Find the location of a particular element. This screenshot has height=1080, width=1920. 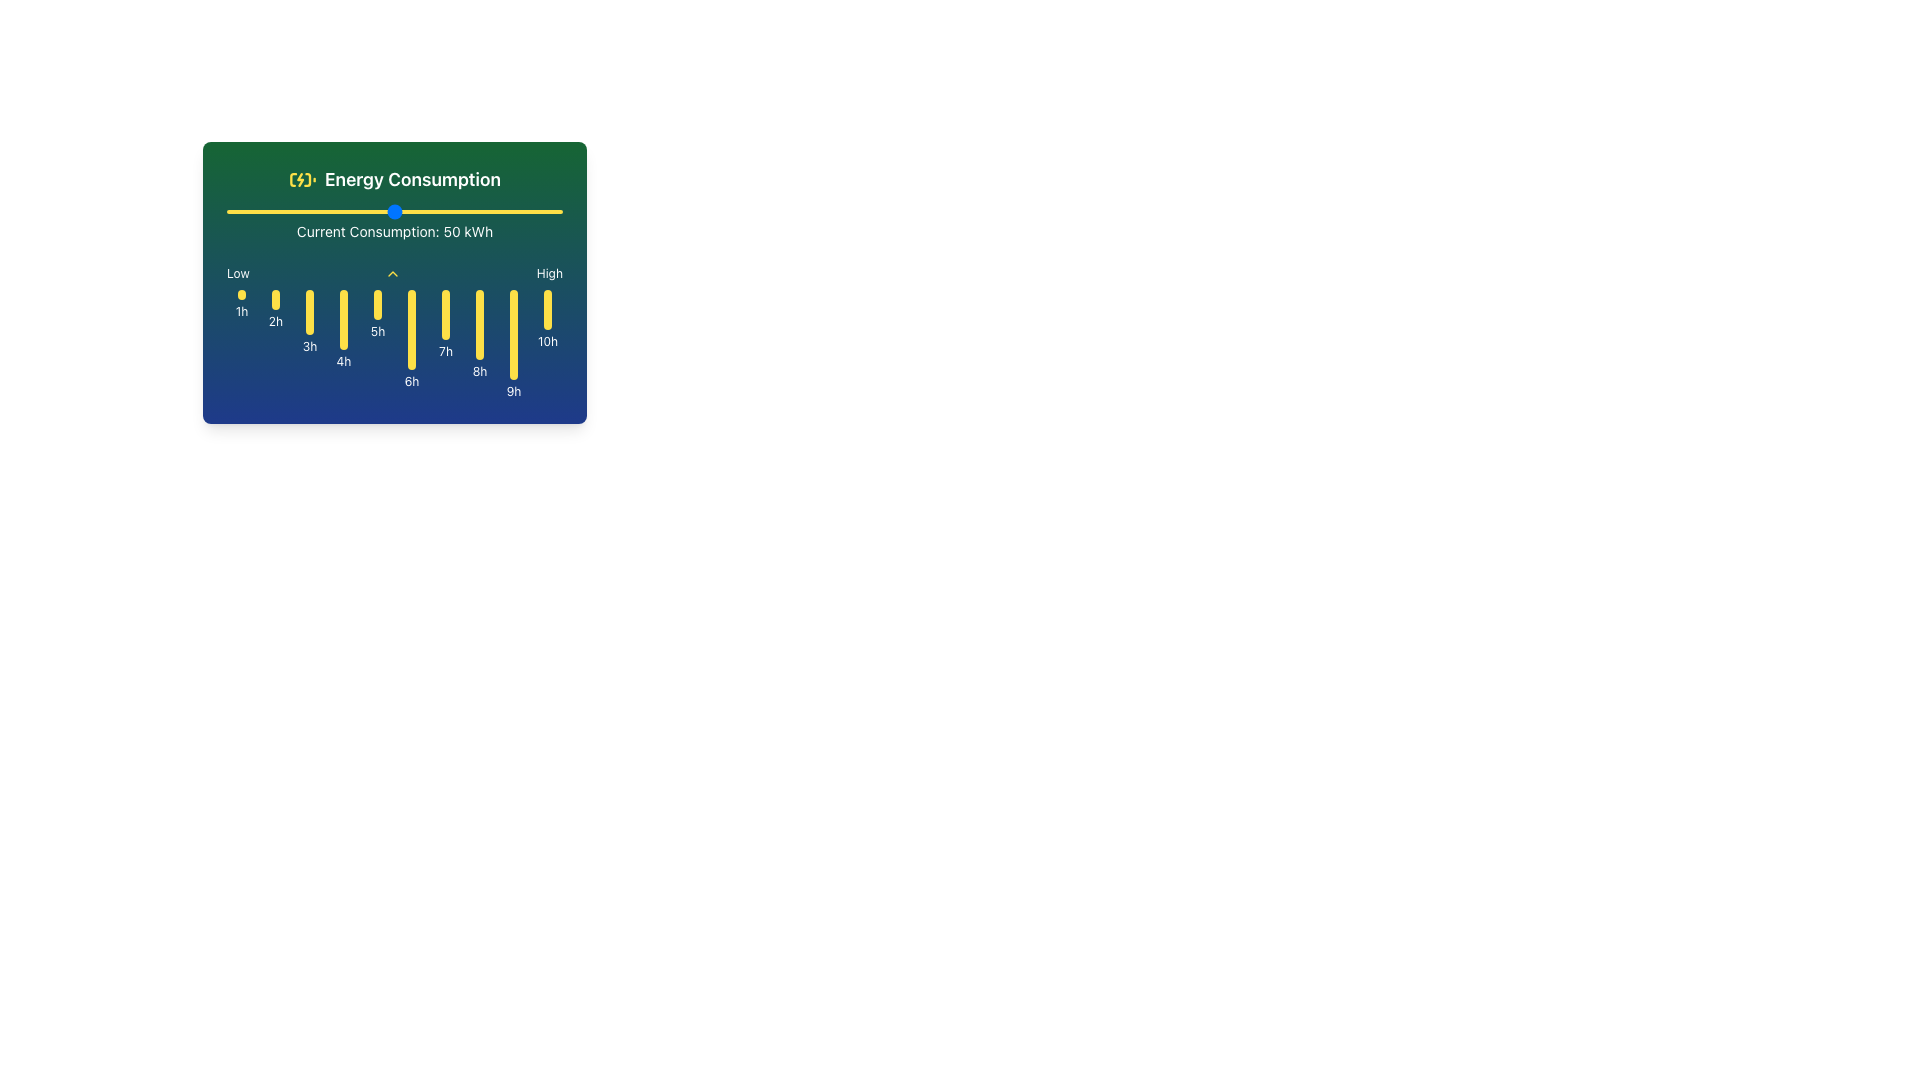

the yellow battery charging icon with a lightning bolt symbol, located to the left of the 'Energy Consumption' text in the green area at the top of the card interface is located at coordinates (301, 180).